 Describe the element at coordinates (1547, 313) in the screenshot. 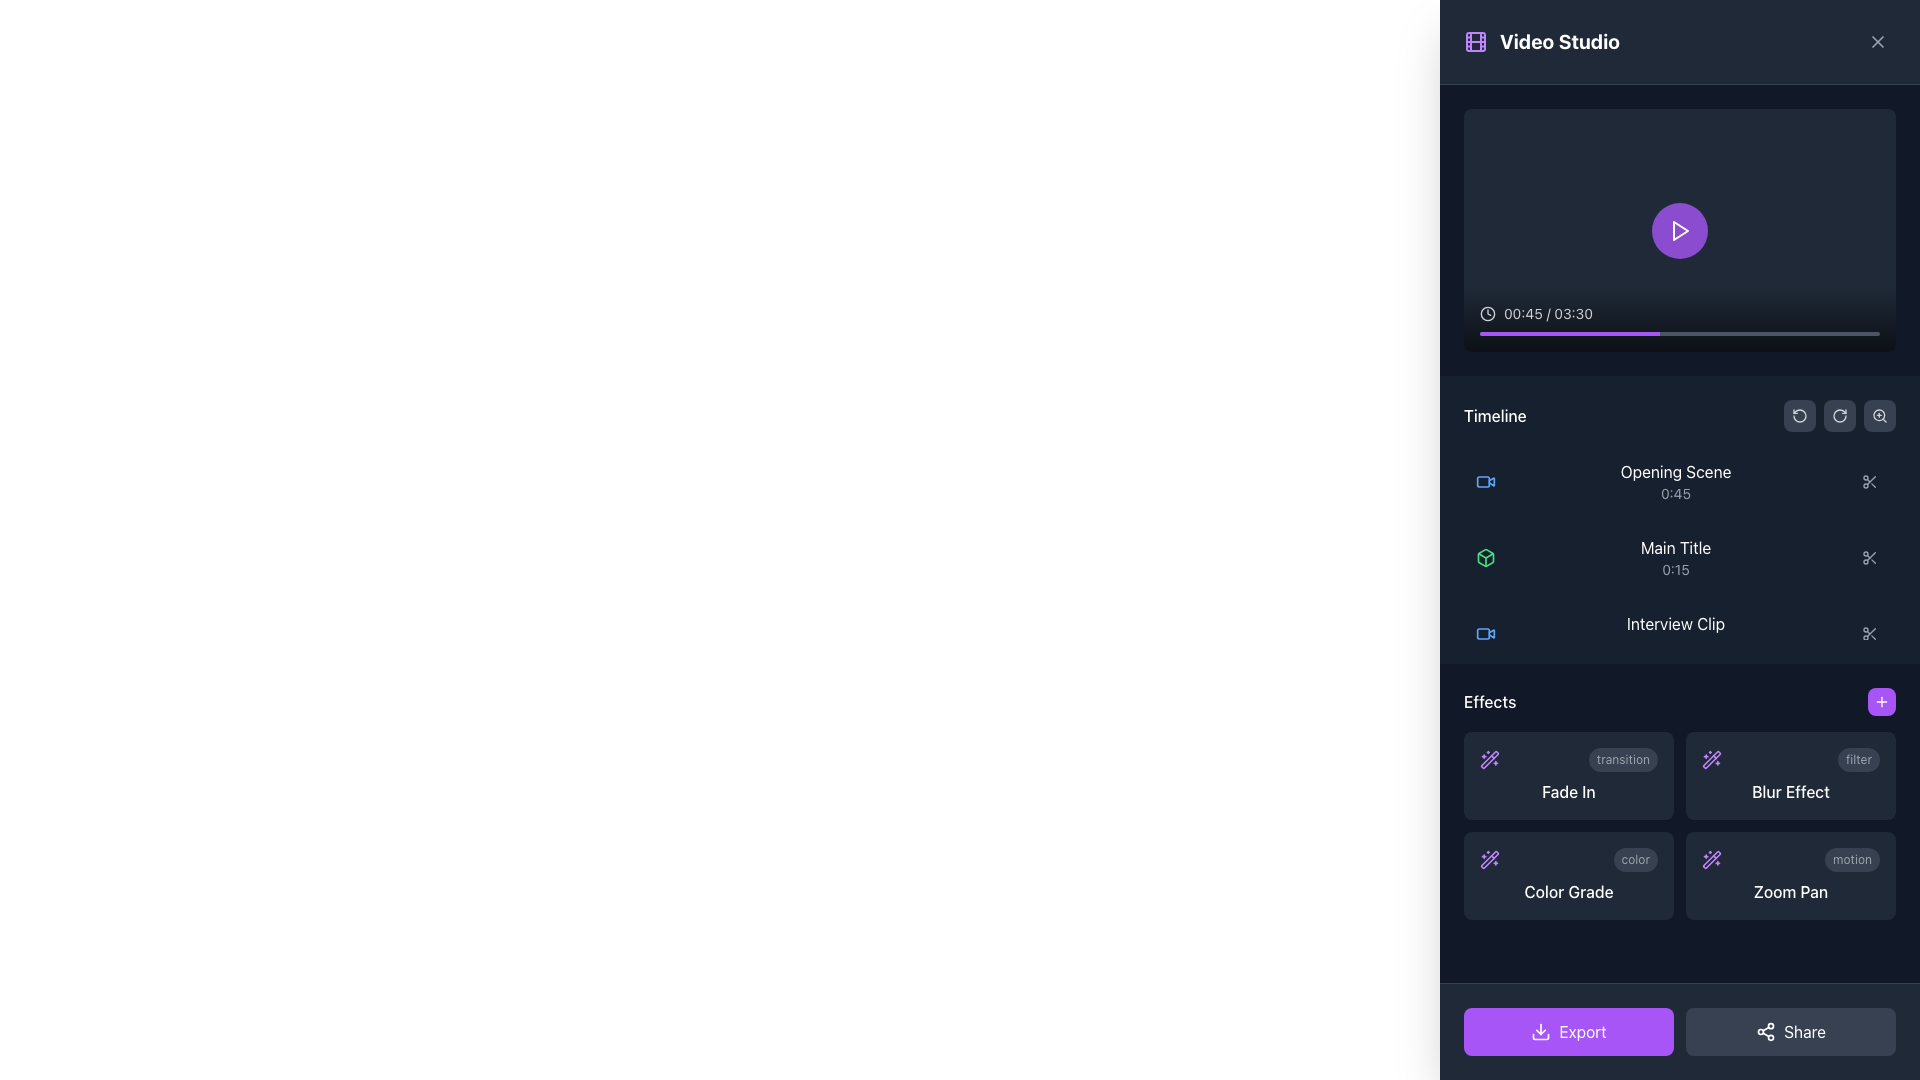

I see `the progress time text element located near the bottom of the video preview area, next to the clock icon` at that location.